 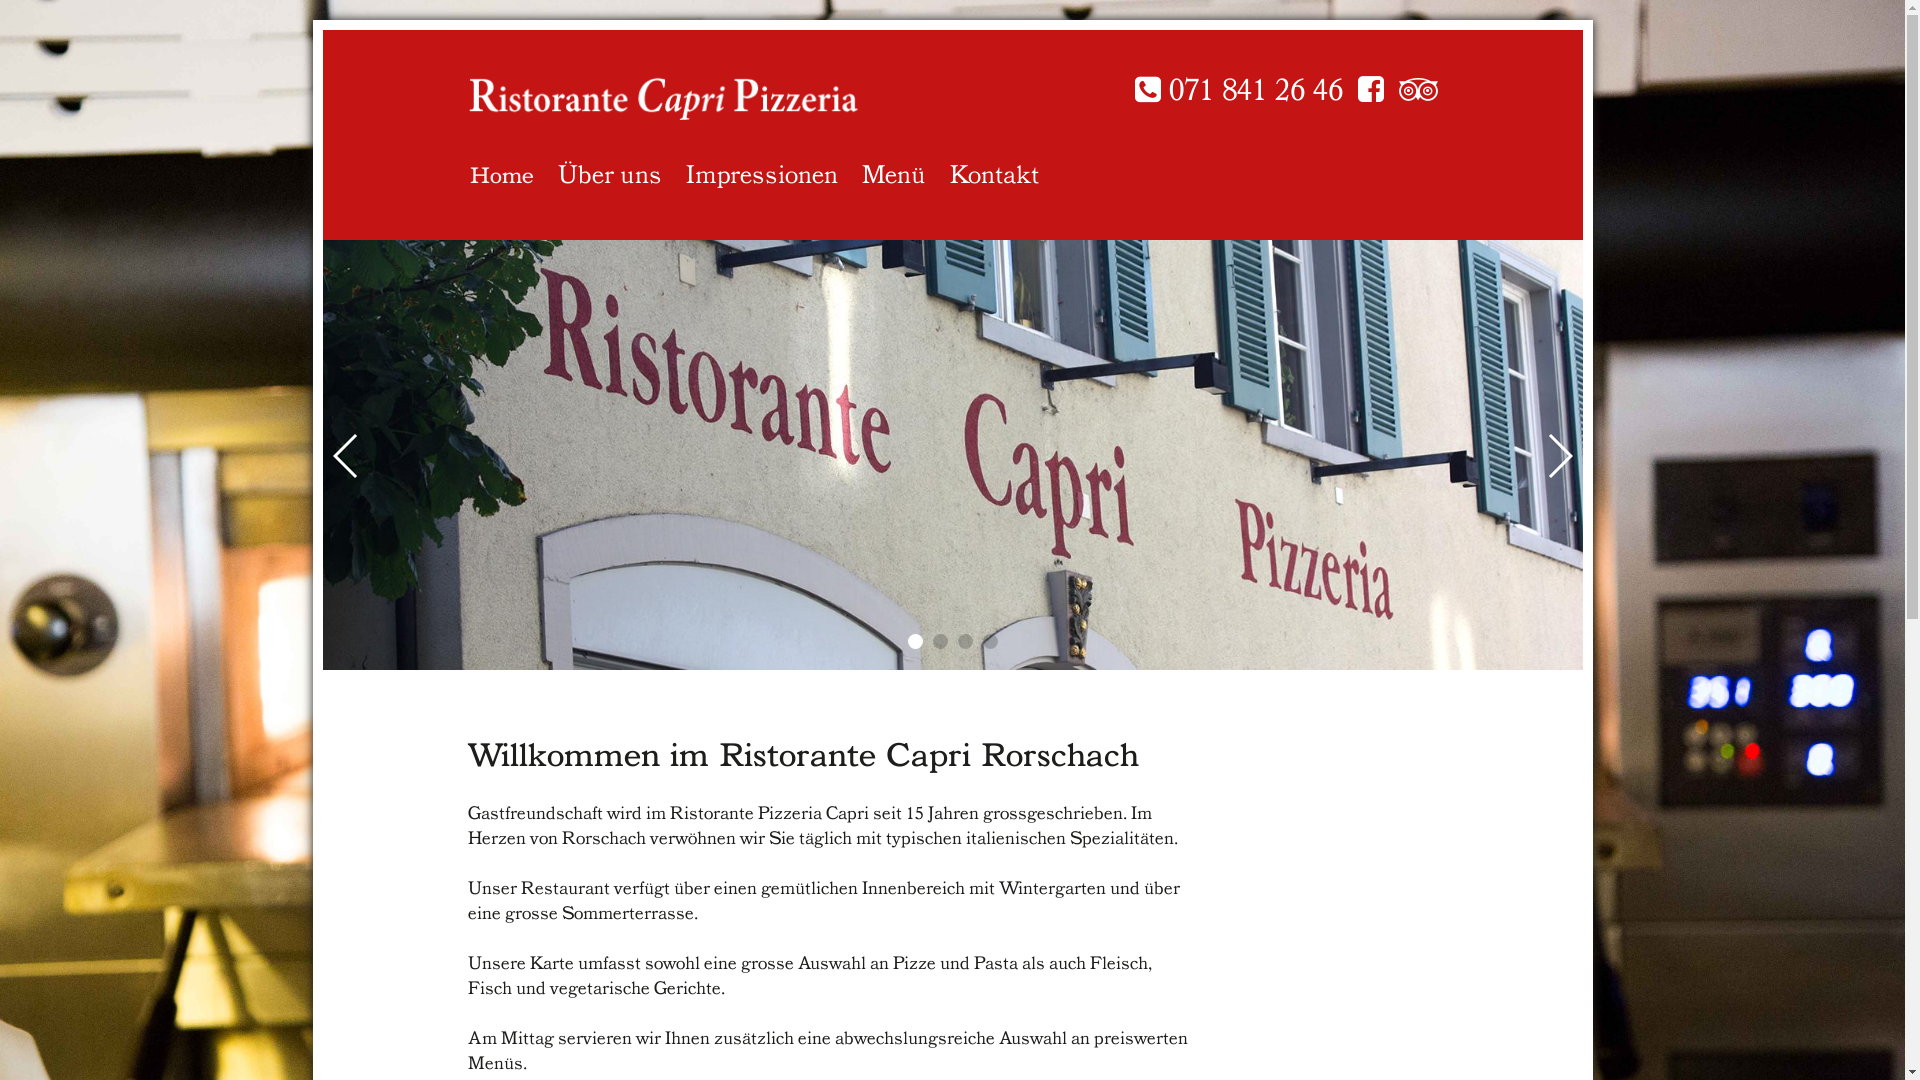 I want to click on 'Ristorante Pizzeria Capri auf Tripadvisor', so click(x=1416, y=88).